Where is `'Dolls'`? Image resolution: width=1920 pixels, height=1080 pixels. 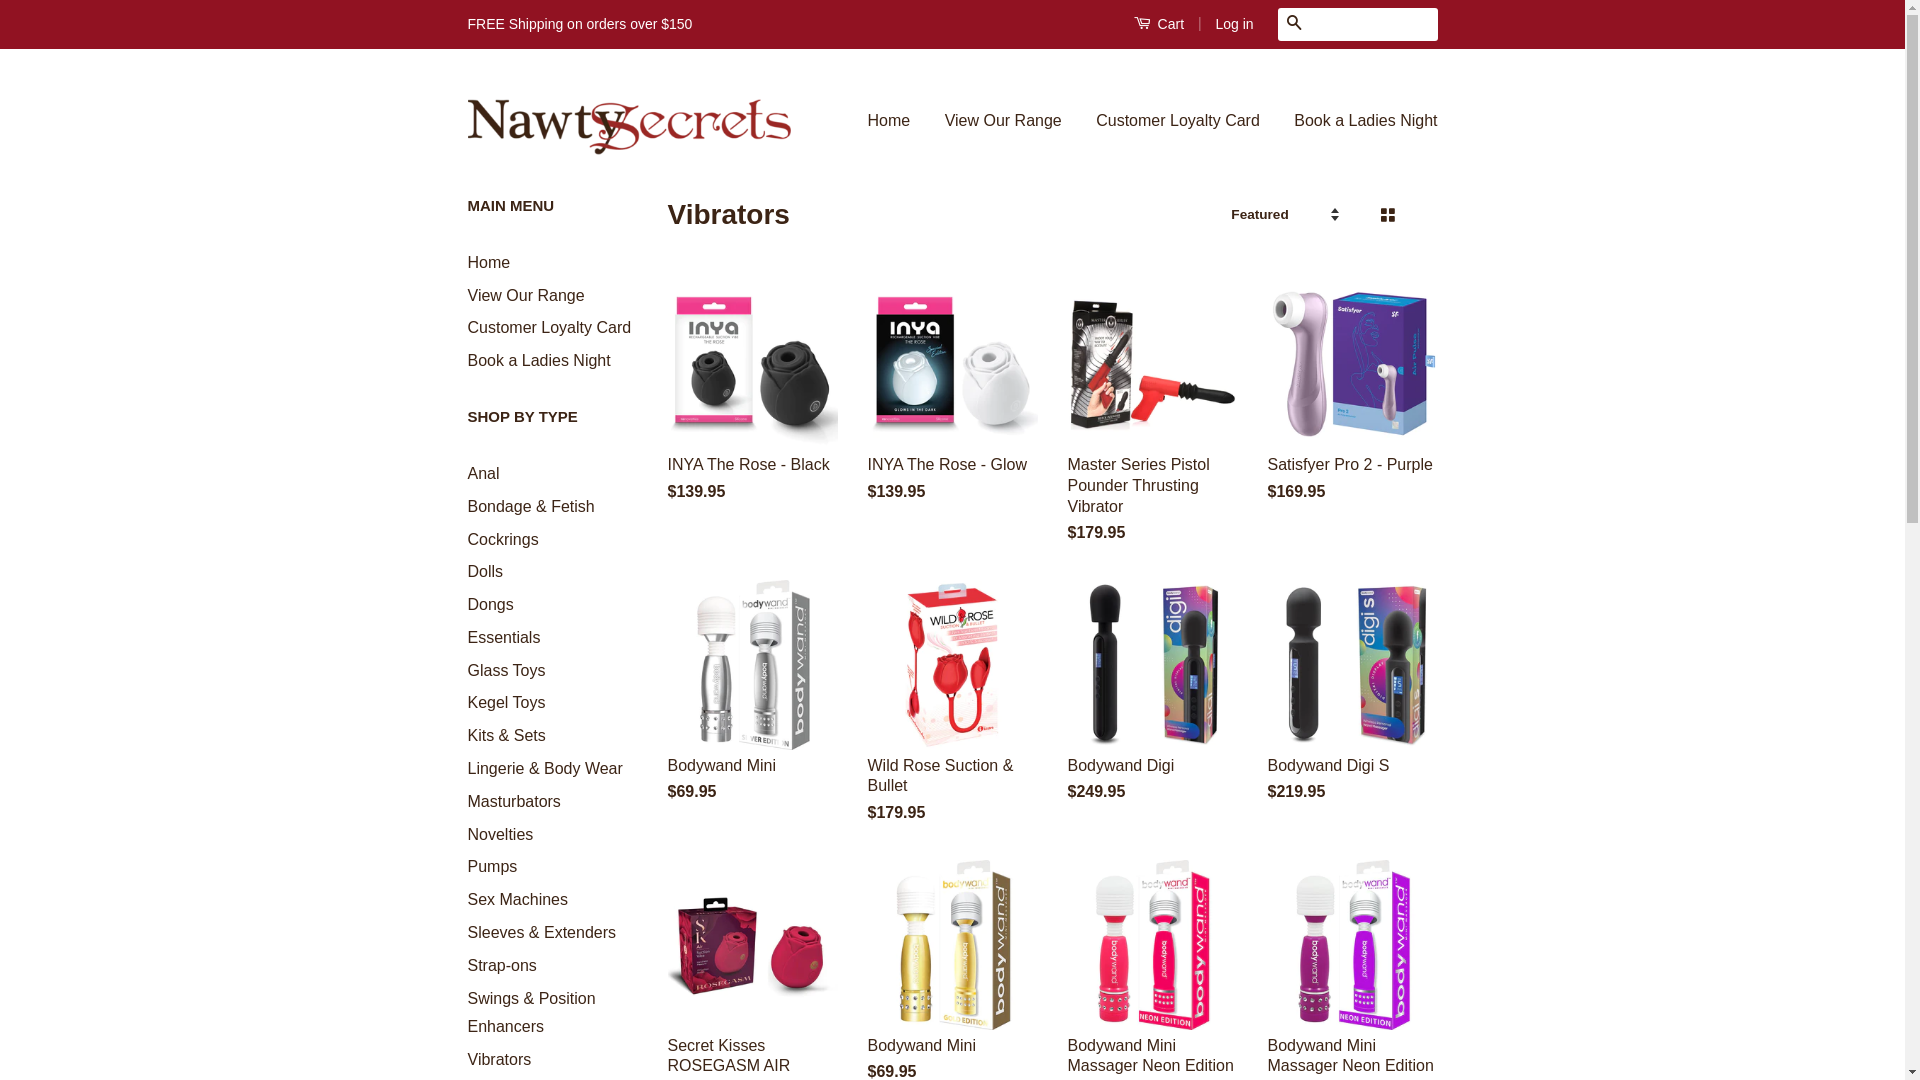
'Dolls' is located at coordinates (485, 571).